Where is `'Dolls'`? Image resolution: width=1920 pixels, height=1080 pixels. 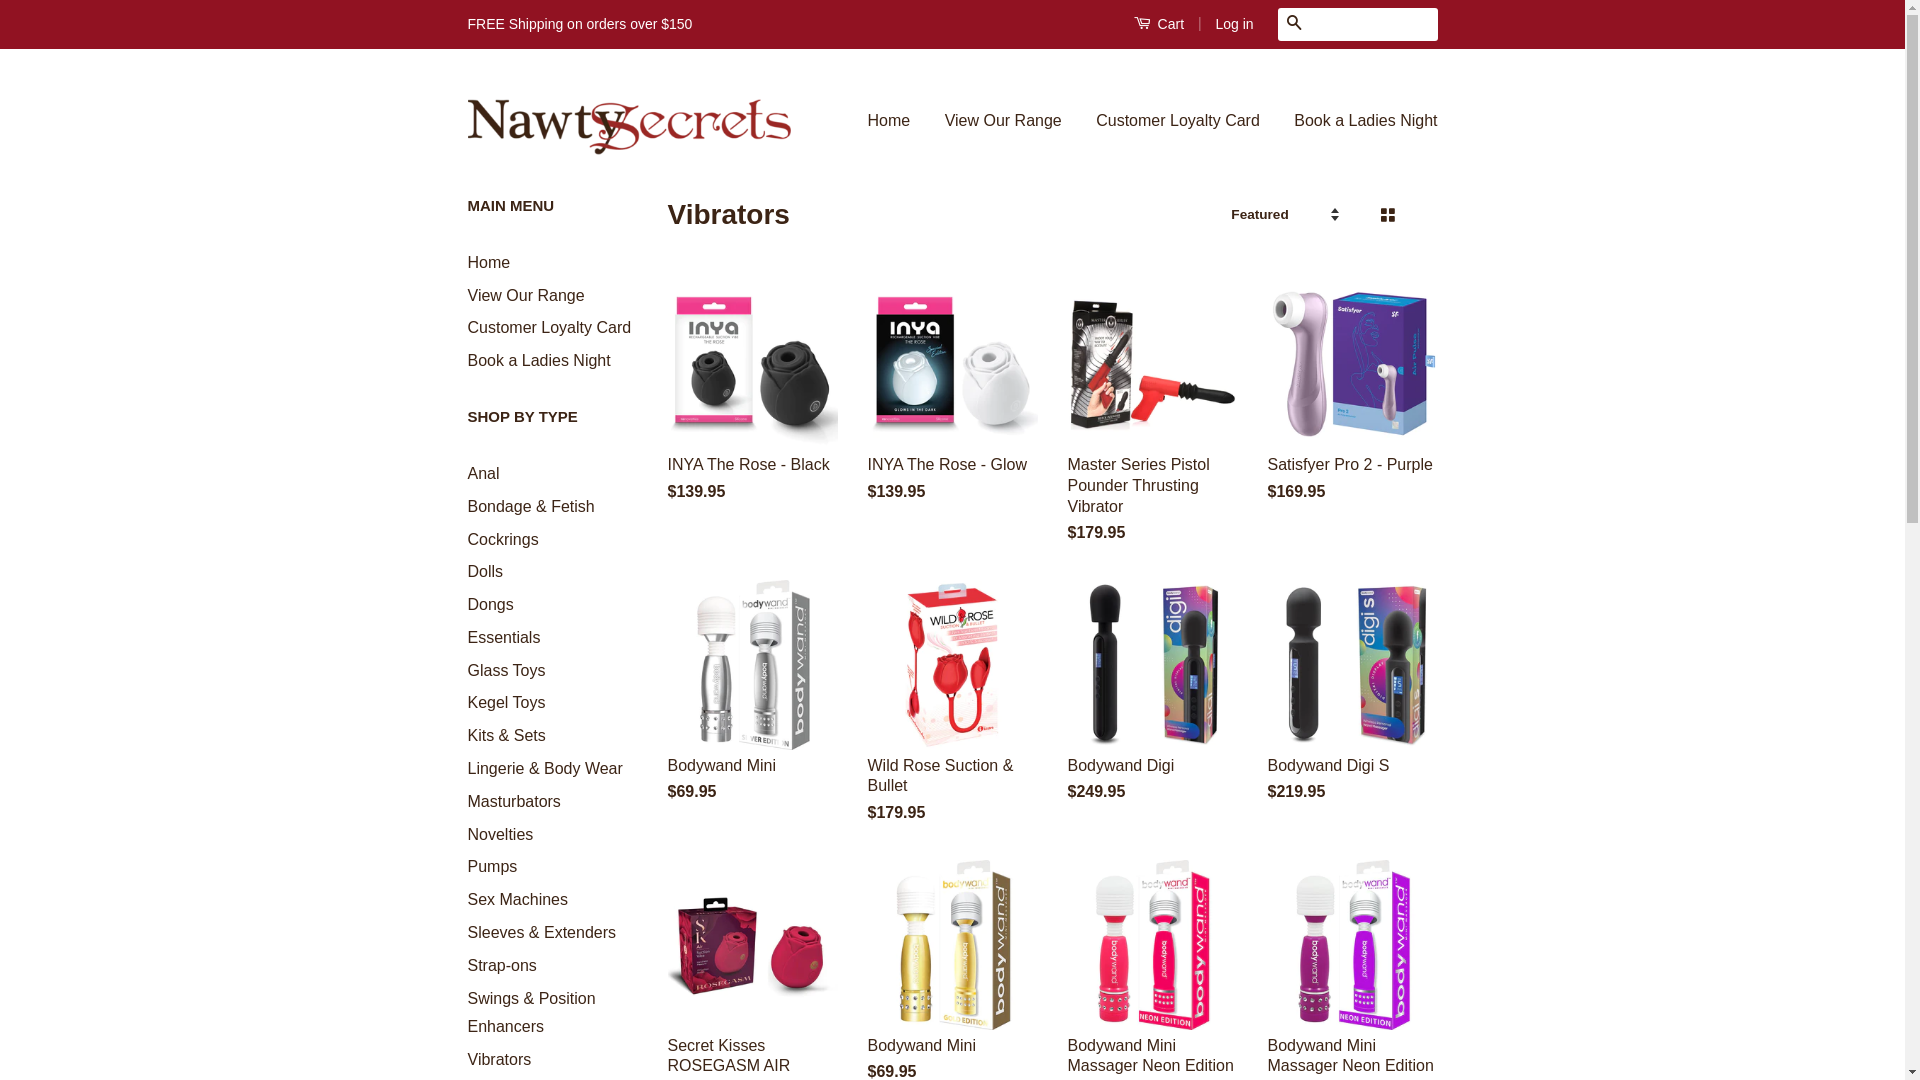
'Dolls' is located at coordinates (485, 571).